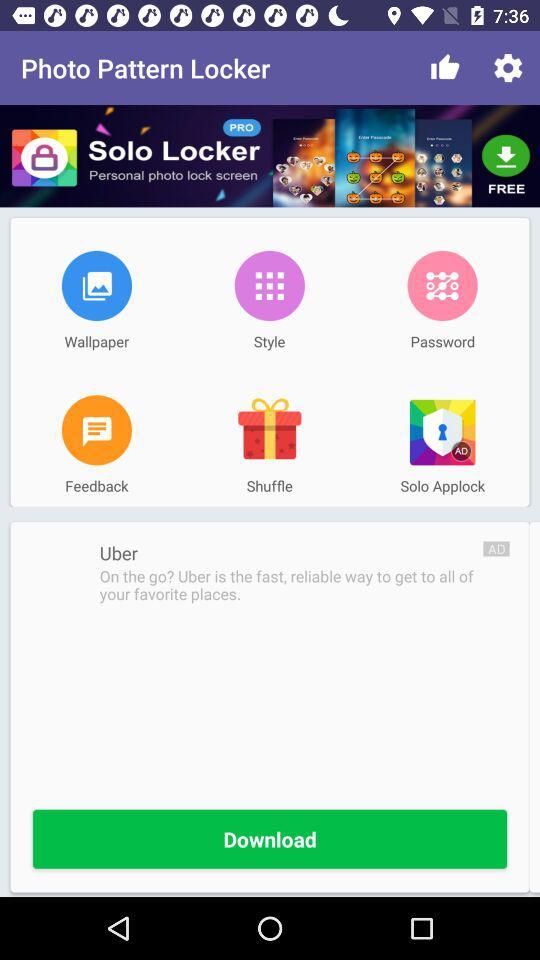 The width and height of the screenshot is (540, 960). I want to click on the item next to the feedback, so click(269, 430).